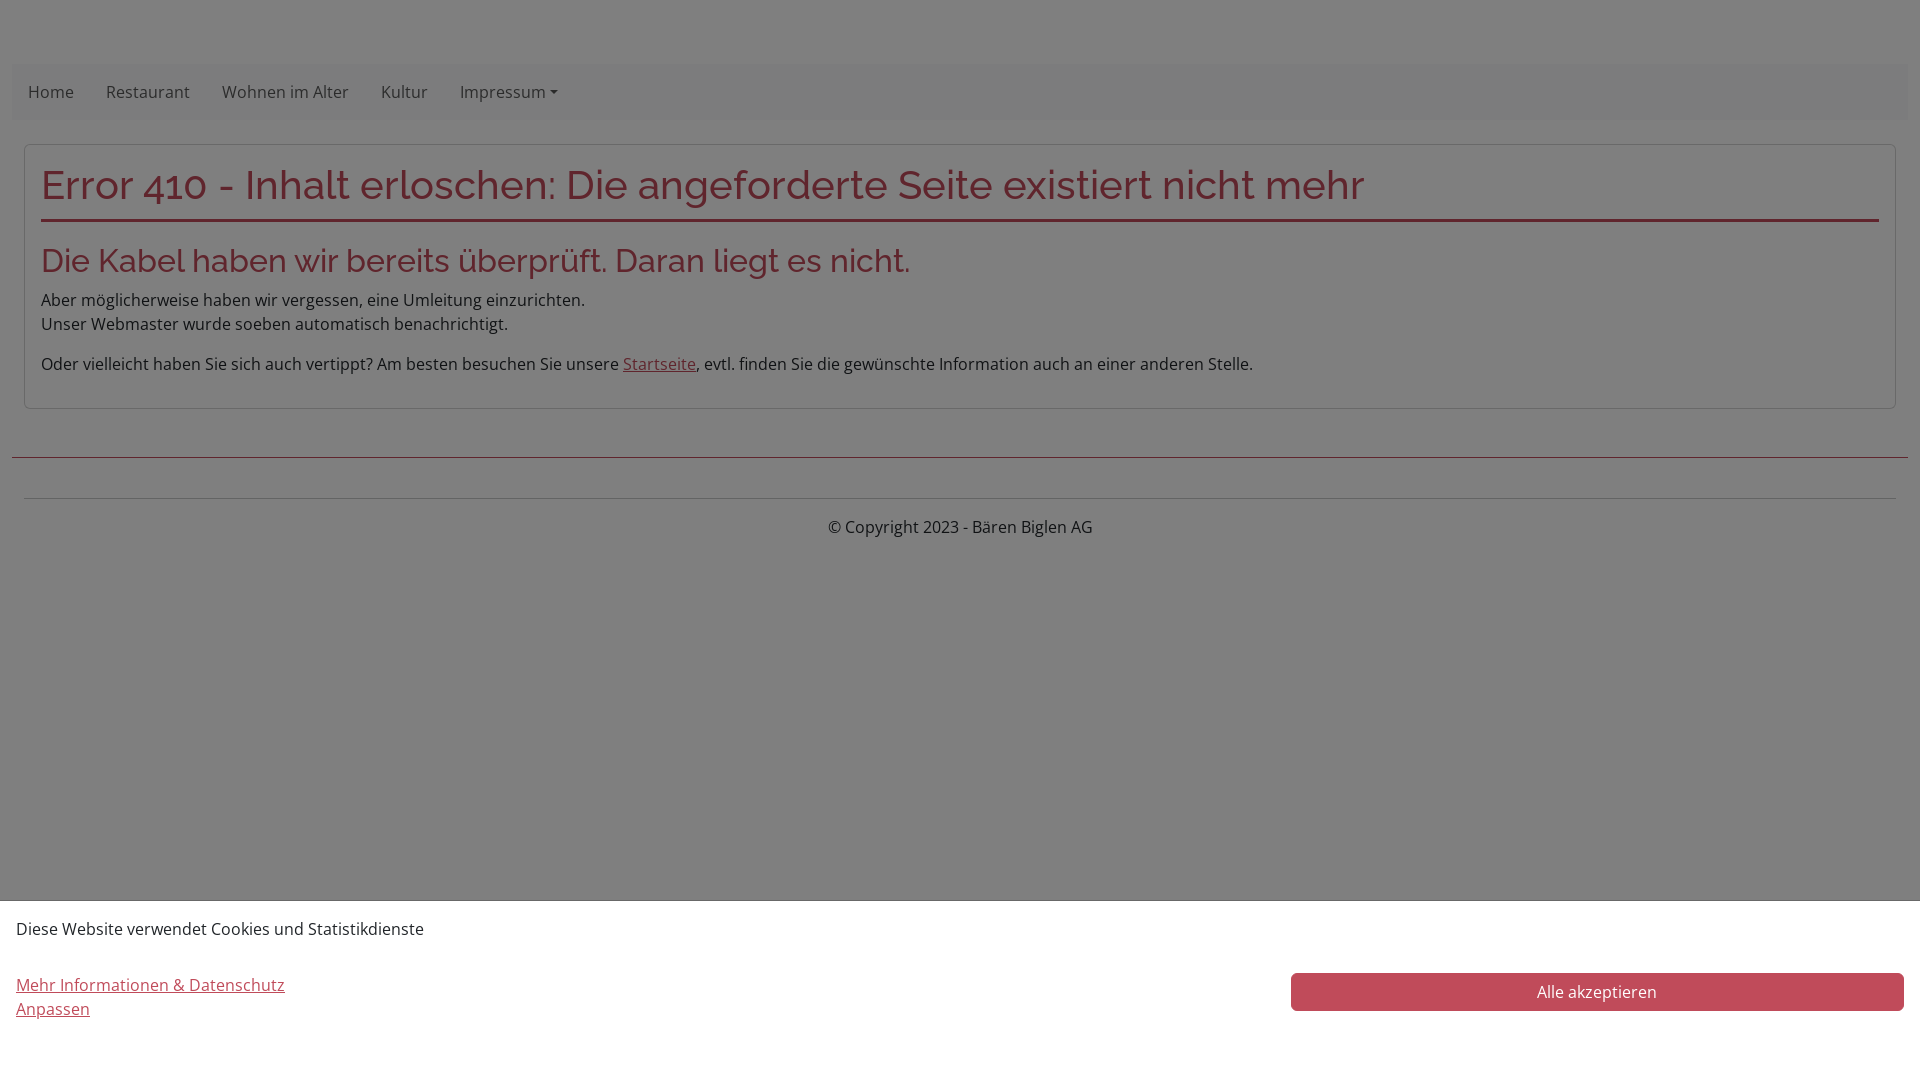 This screenshot has width=1920, height=1080. What do you see at coordinates (147, 92) in the screenshot?
I see `'Restaurant'` at bounding box center [147, 92].